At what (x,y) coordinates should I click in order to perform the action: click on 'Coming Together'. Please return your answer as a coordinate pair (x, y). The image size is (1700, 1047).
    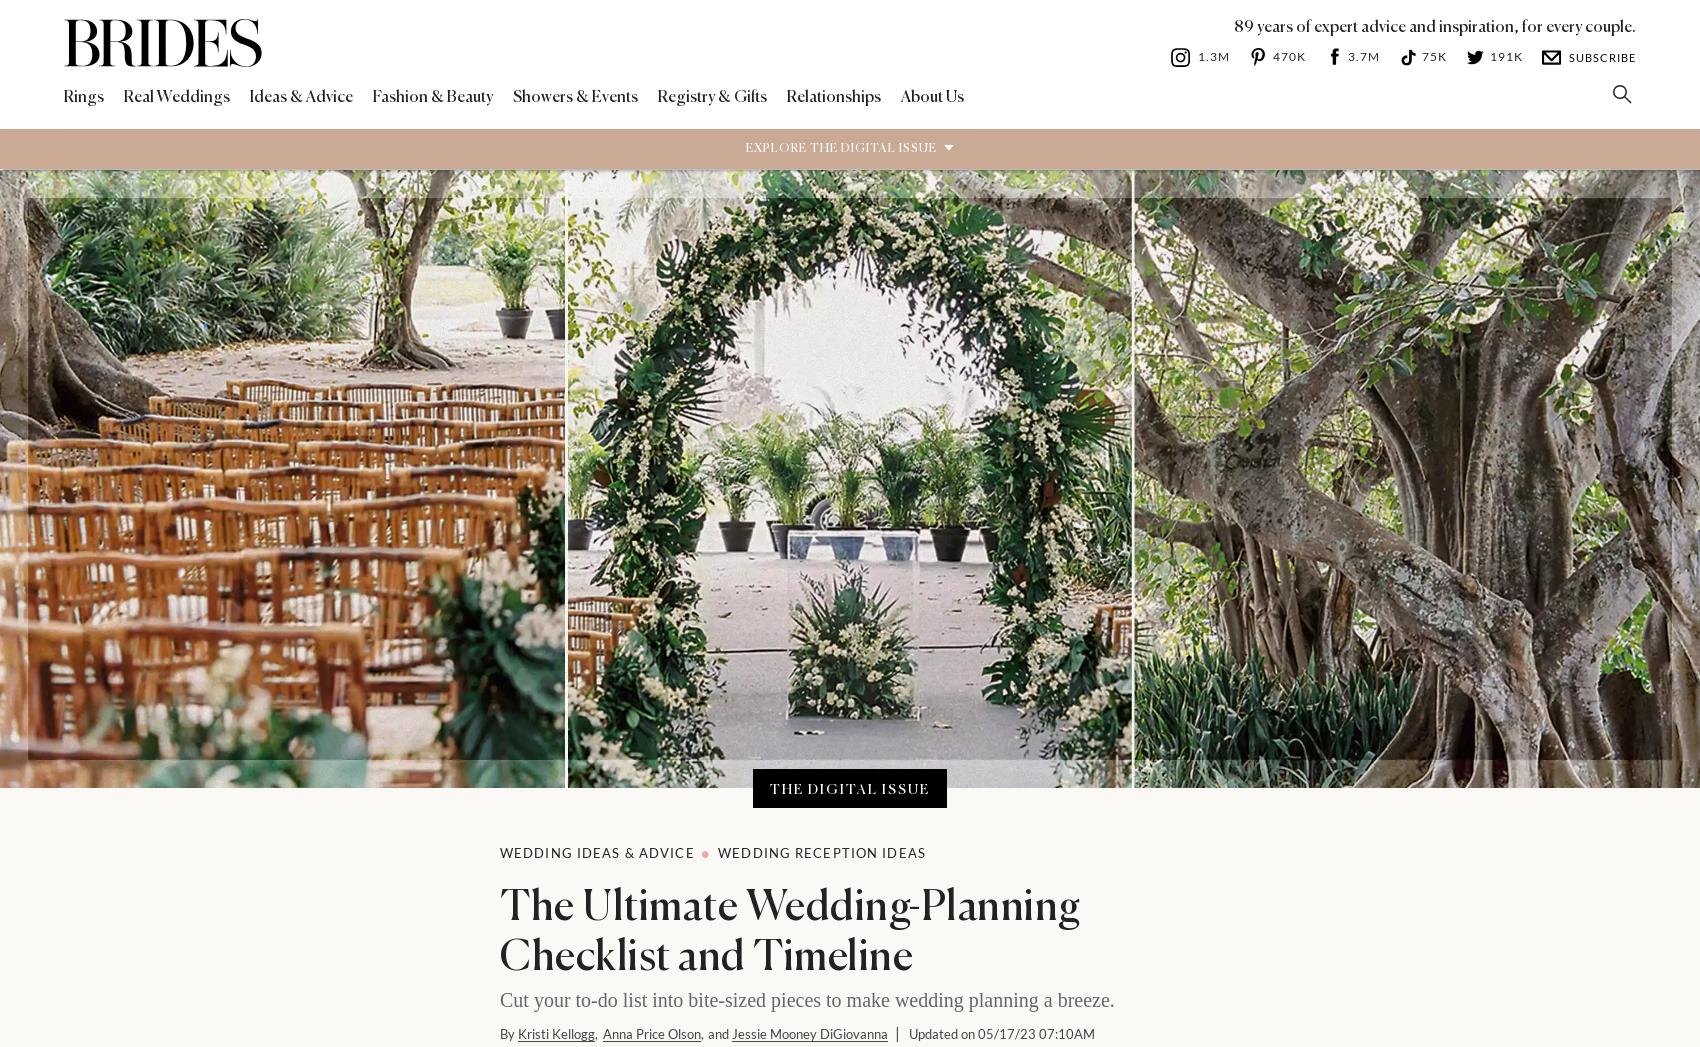
    Looking at the image, I should click on (662, 337).